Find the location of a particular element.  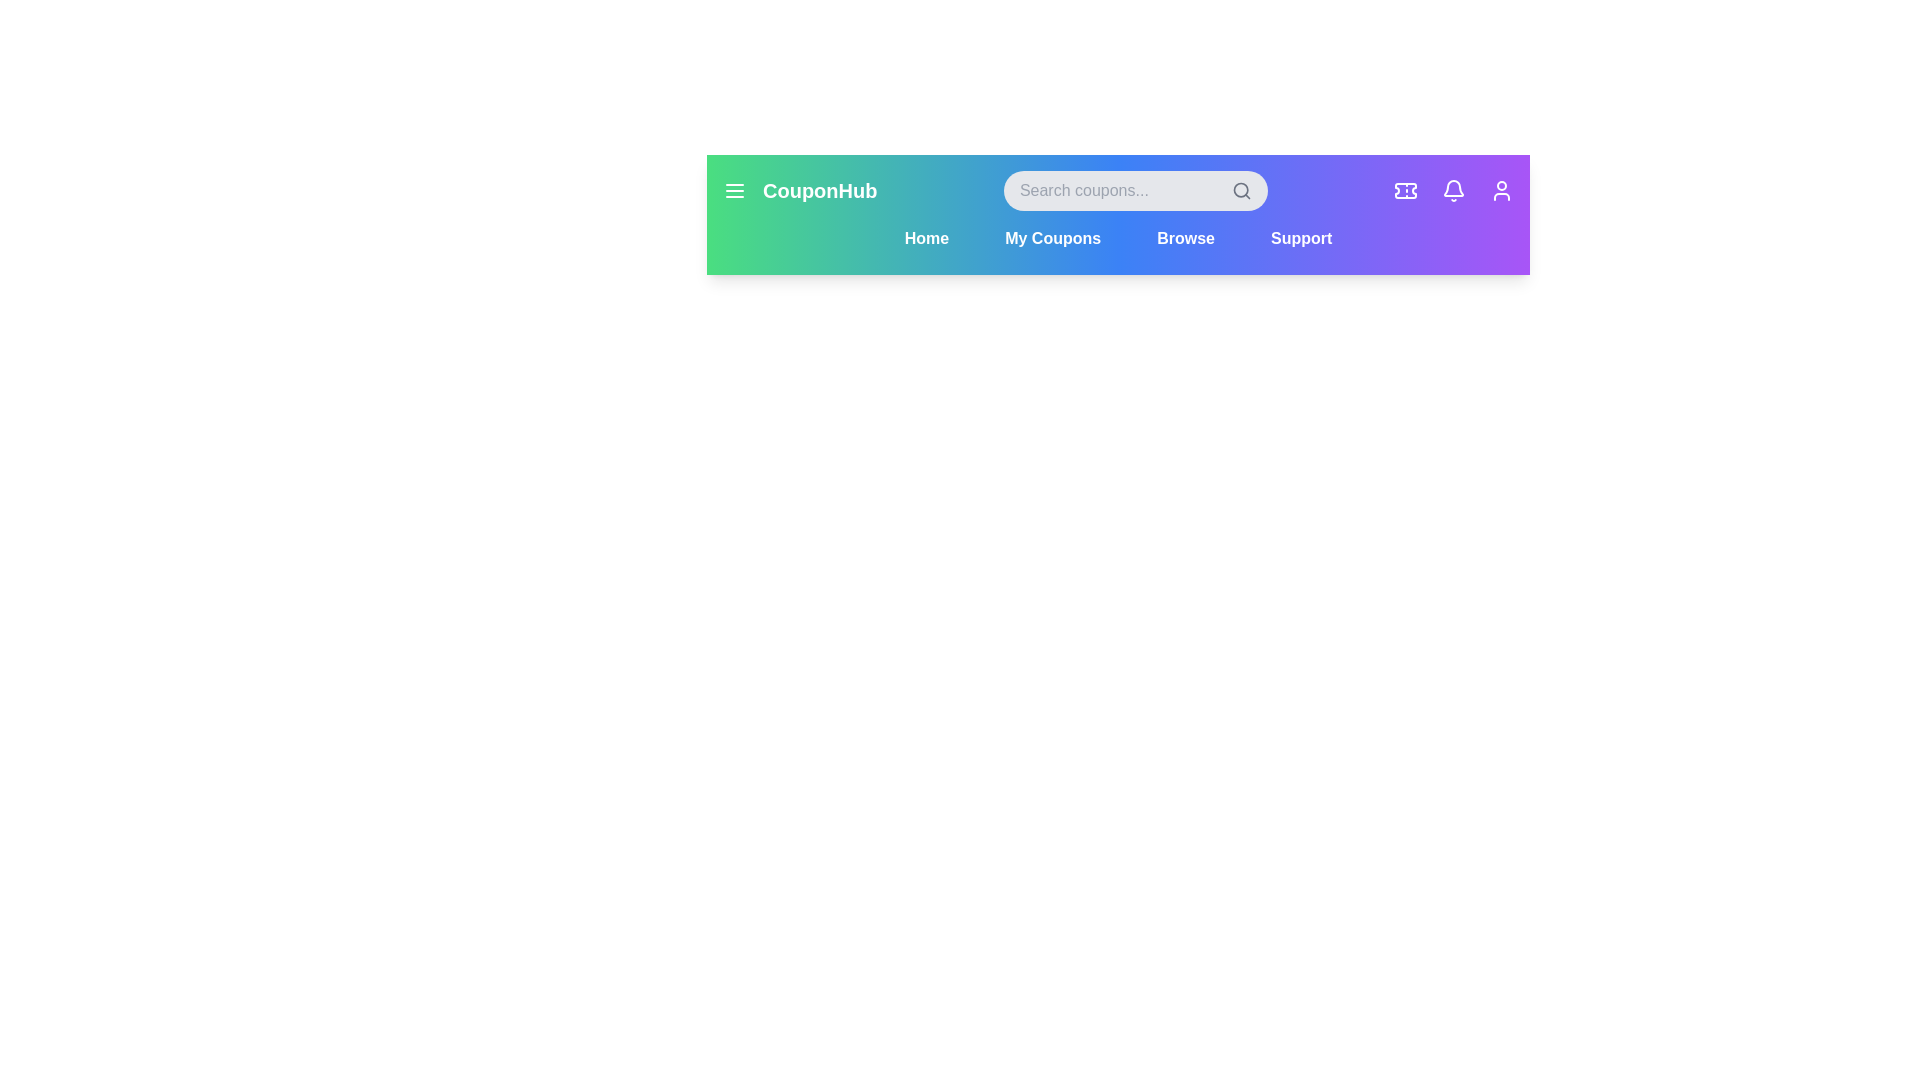

the navigation button labeled Home is located at coordinates (925, 238).